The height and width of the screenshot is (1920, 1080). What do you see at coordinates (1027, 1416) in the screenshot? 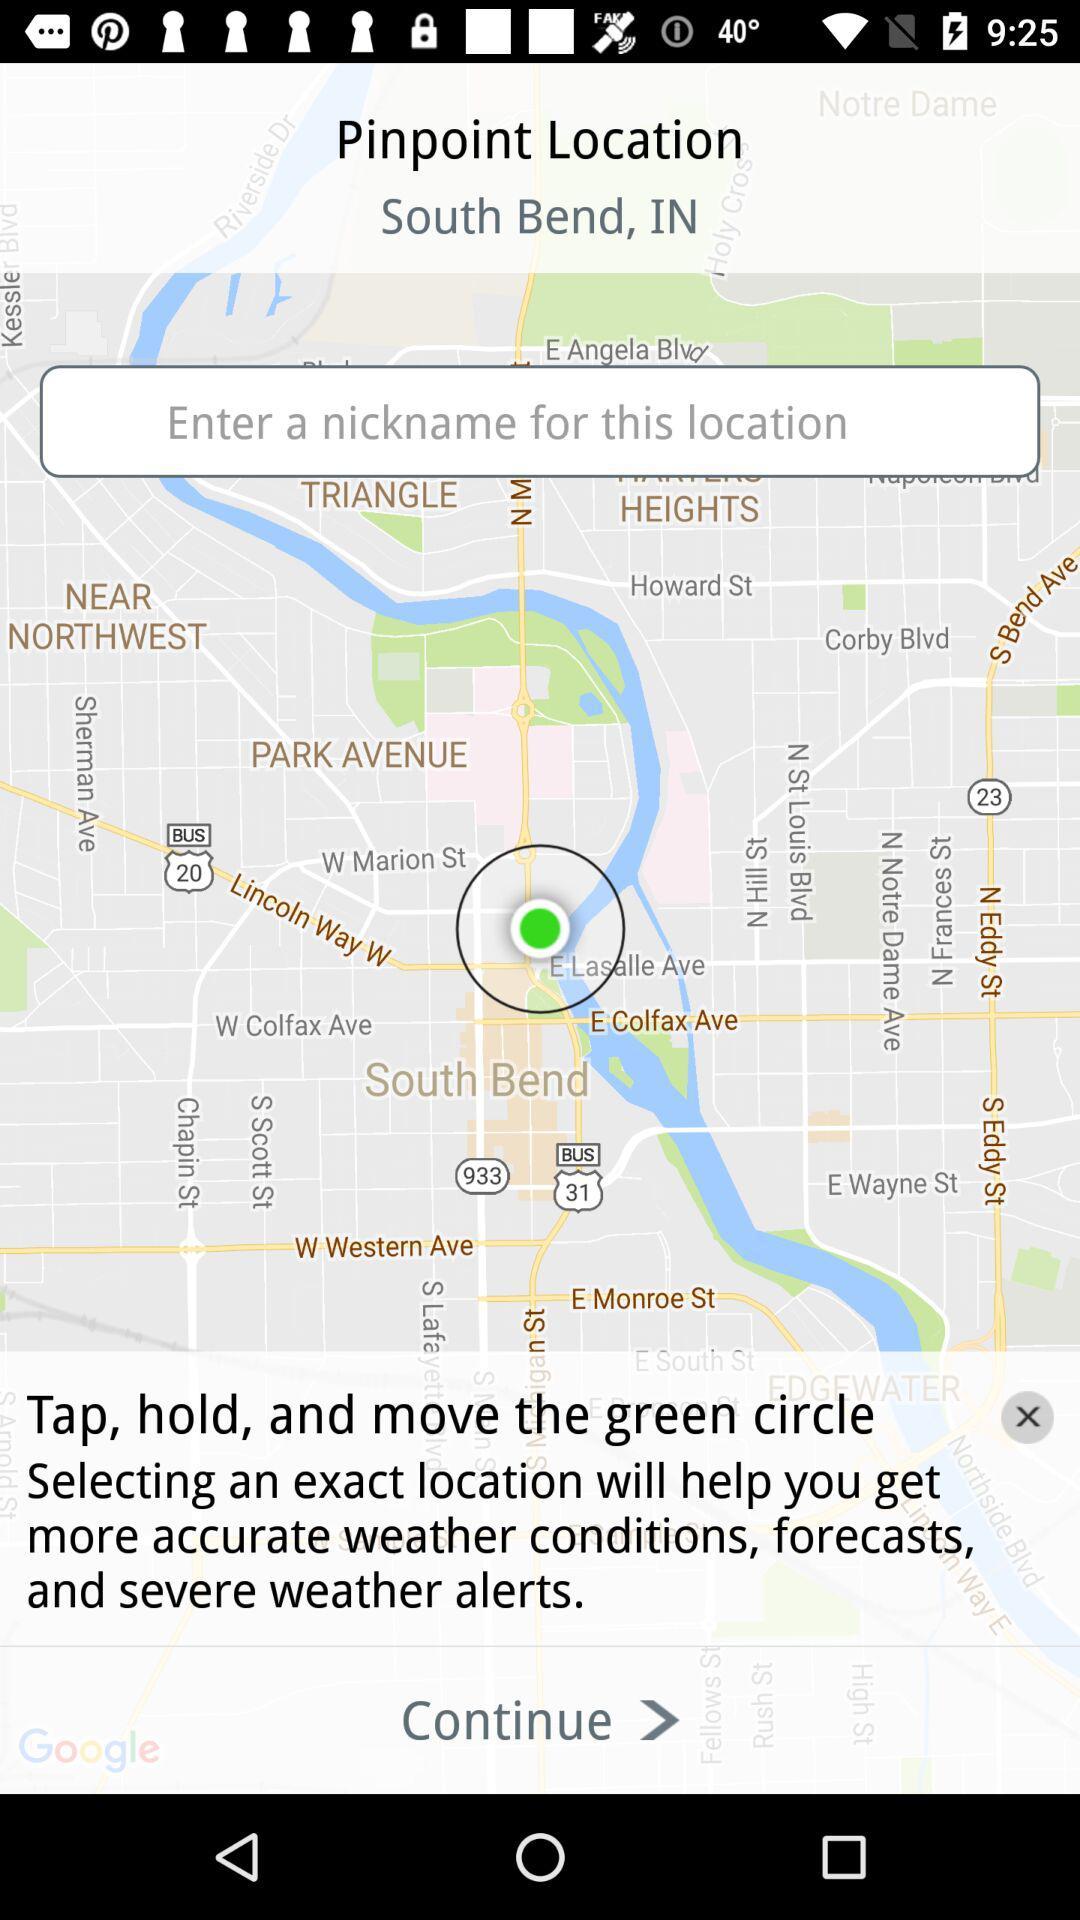
I see `the close icon` at bounding box center [1027, 1416].